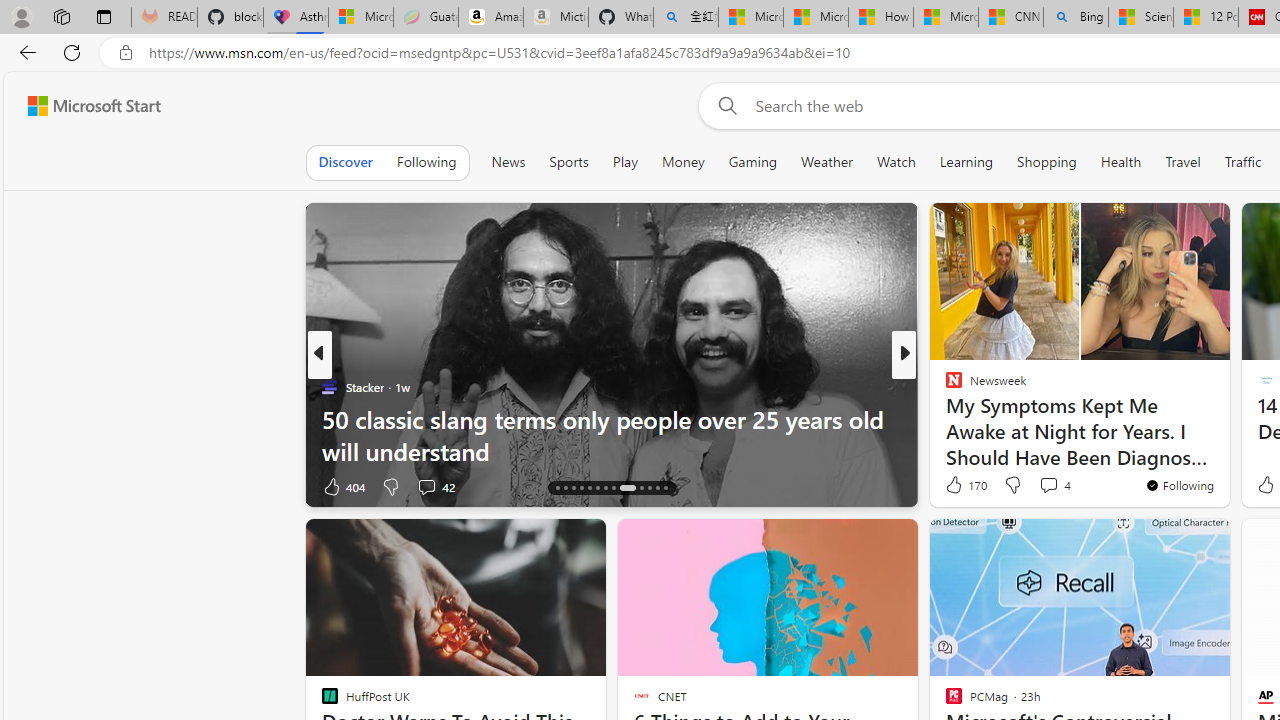 The image size is (1280, 720). What do you see at coordinates (626, 488) in the screenshot?
I see `'AutomationID: tab-22'` at bounding box center [626, 488].